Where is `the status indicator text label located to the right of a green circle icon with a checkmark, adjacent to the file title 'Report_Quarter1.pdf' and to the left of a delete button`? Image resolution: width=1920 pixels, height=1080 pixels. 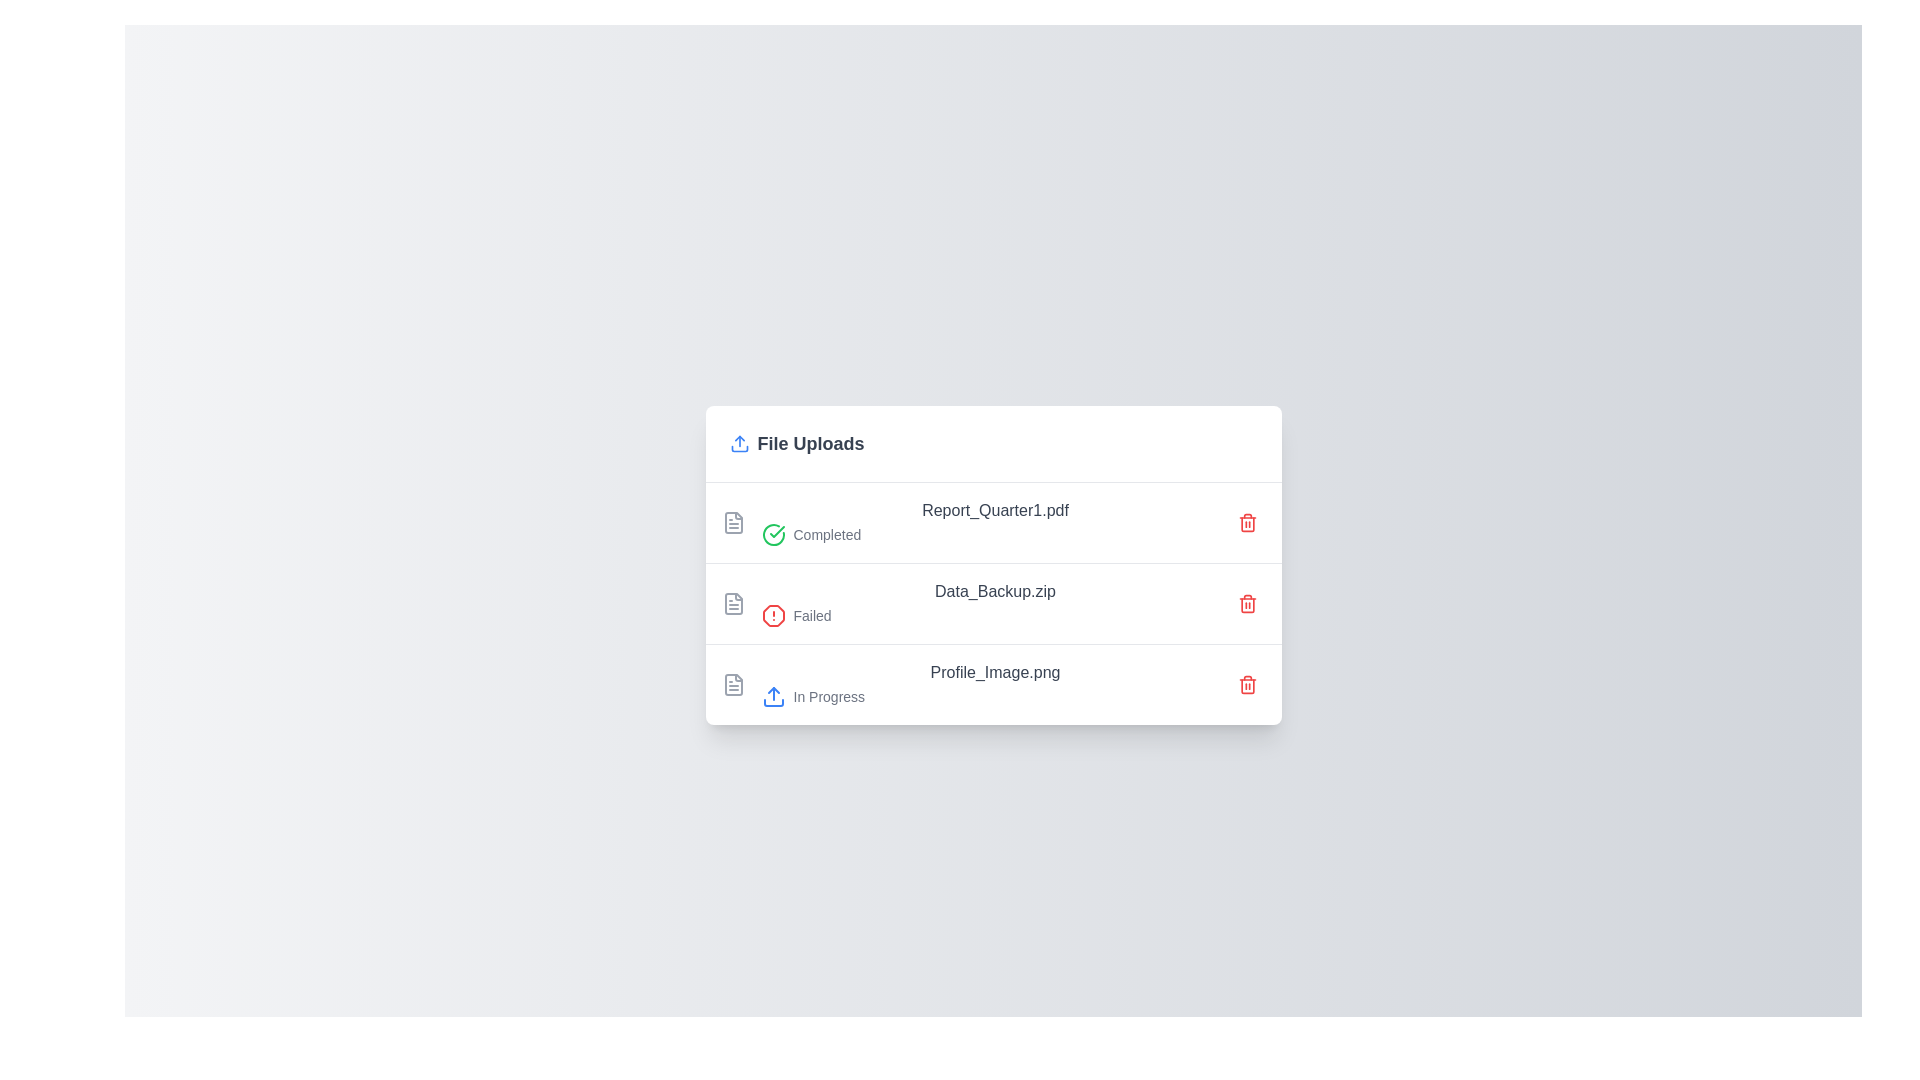
the status indicator text label located to the right of a green circle icon with a checkmark, adjacent to the file title 'Report_Quarter1.pdf' and to the left of a delete button is located at coordinates (827, 533).